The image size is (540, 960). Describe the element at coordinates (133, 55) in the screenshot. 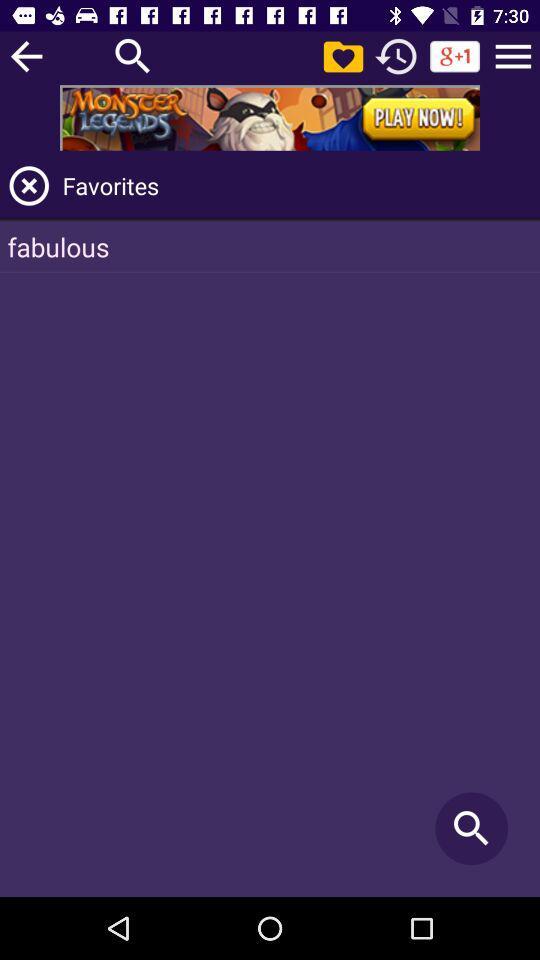

I see `search` at that location.